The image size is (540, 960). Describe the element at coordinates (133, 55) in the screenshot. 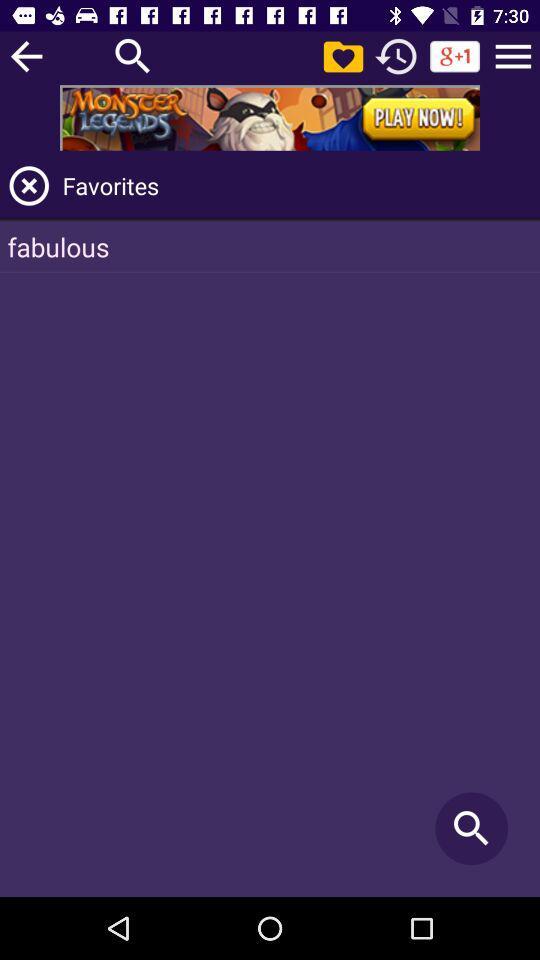

I see `search` at that location.